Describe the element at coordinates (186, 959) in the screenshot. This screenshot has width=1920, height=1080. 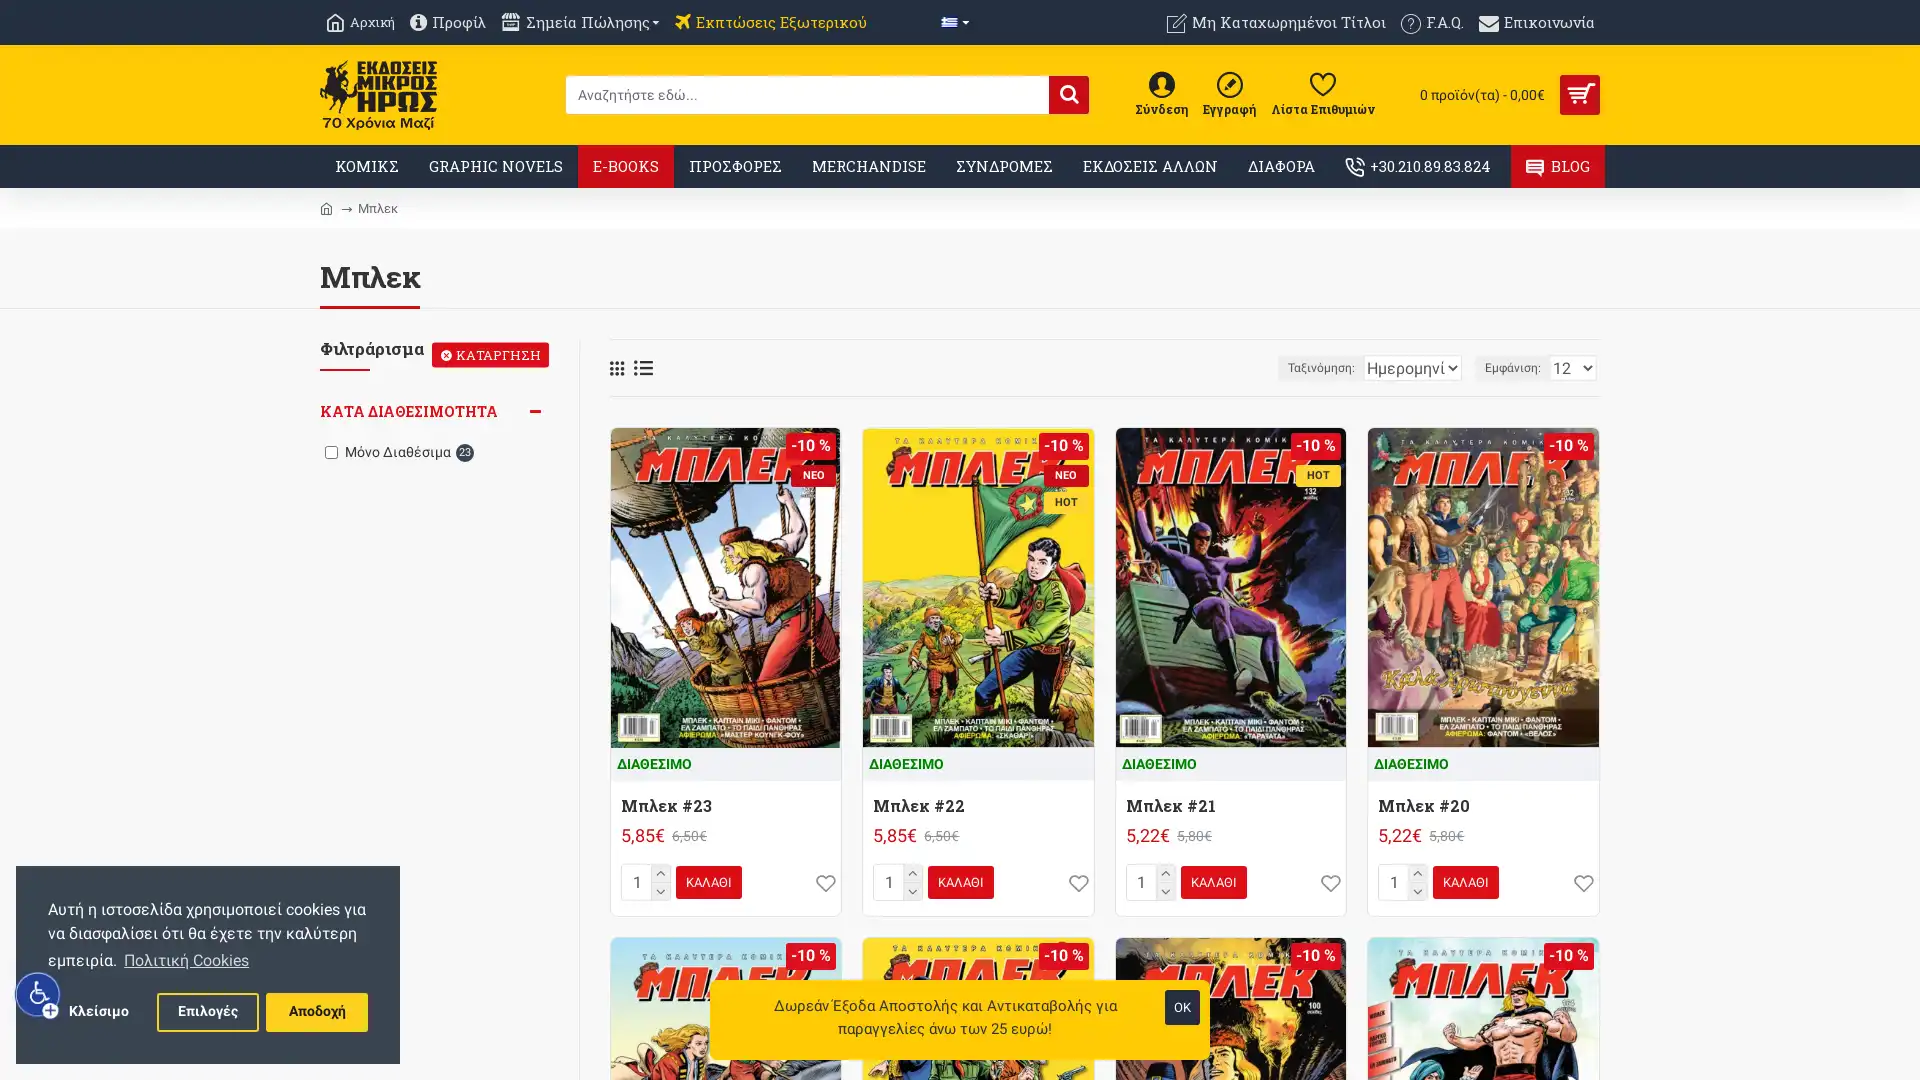
I see `learn more about cookies` at that location.